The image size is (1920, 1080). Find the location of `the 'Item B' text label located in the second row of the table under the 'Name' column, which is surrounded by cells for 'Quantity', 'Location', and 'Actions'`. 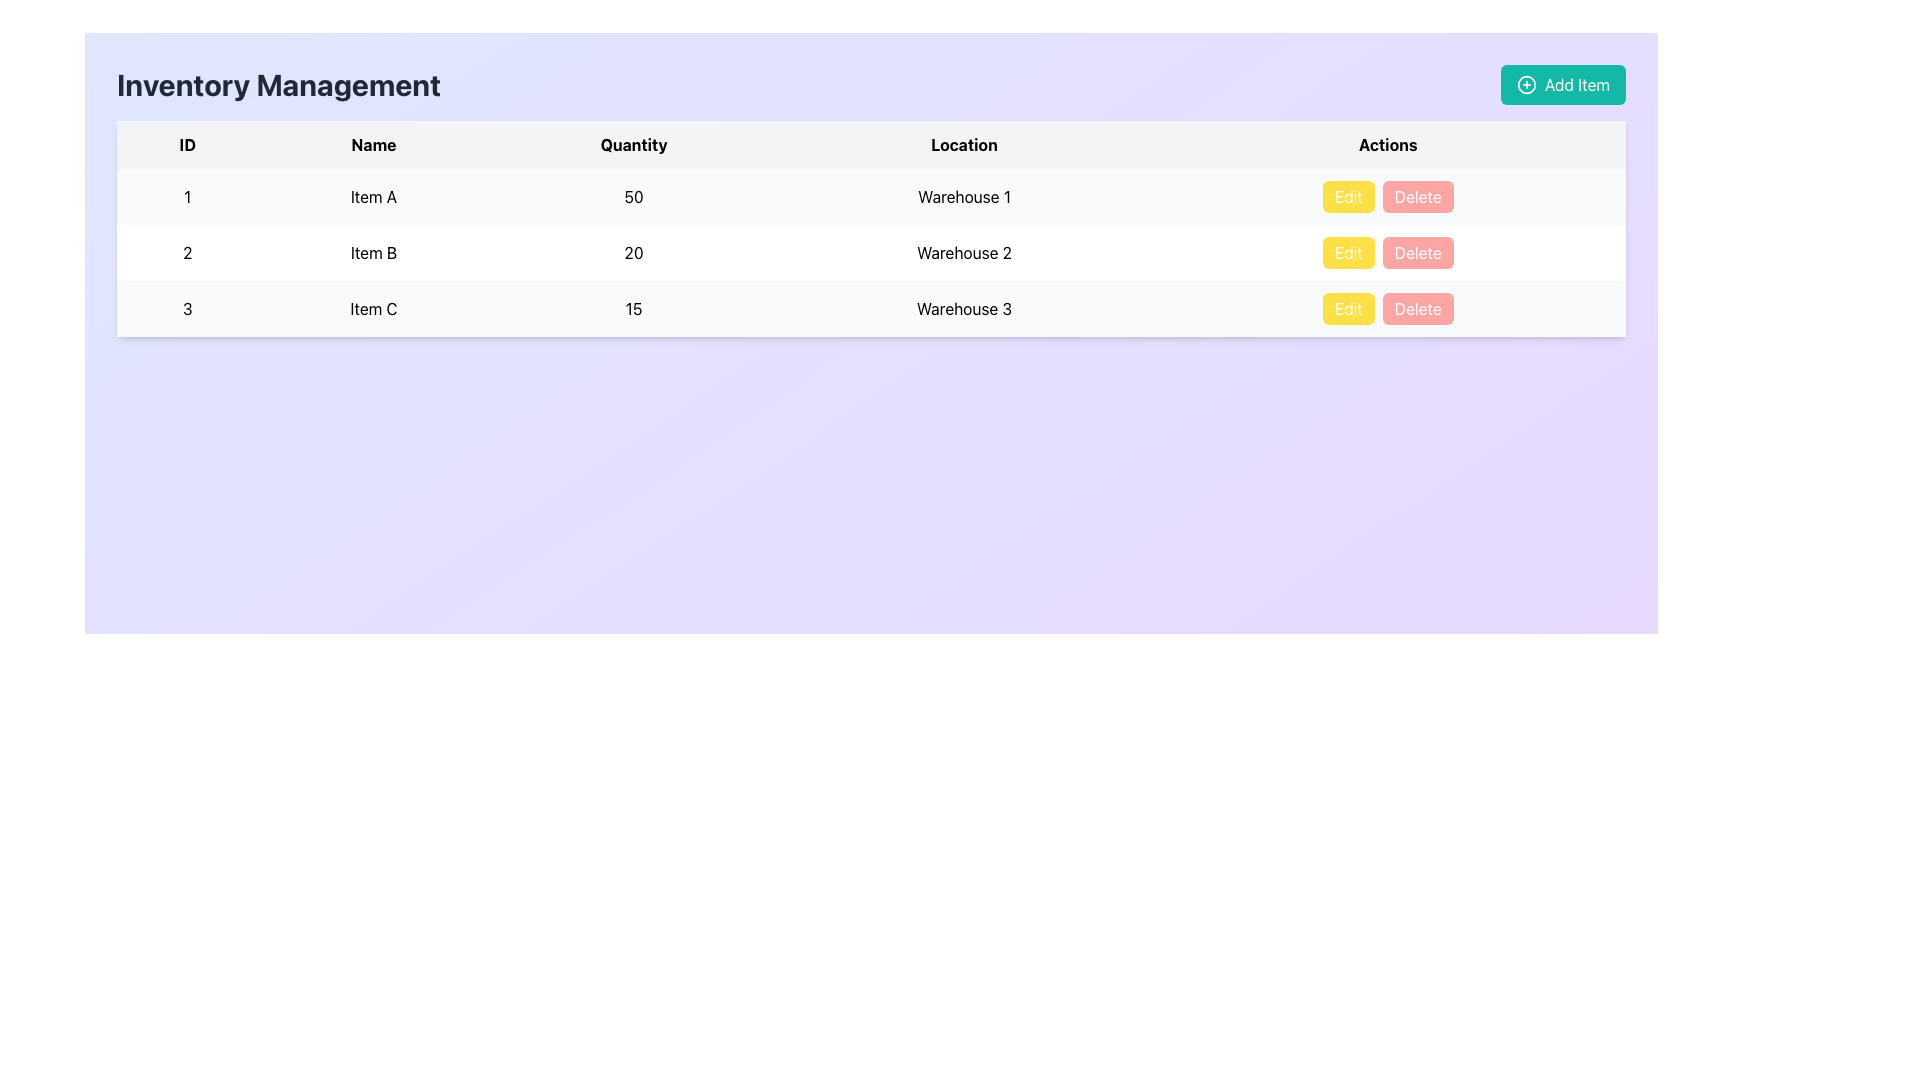

the 'Item B' text label located in the second row of the table under the 'Name' column, which is surrounded by cells for 'Quantity', 'Location', and 'Actions' is located at coordinates (374, 252).